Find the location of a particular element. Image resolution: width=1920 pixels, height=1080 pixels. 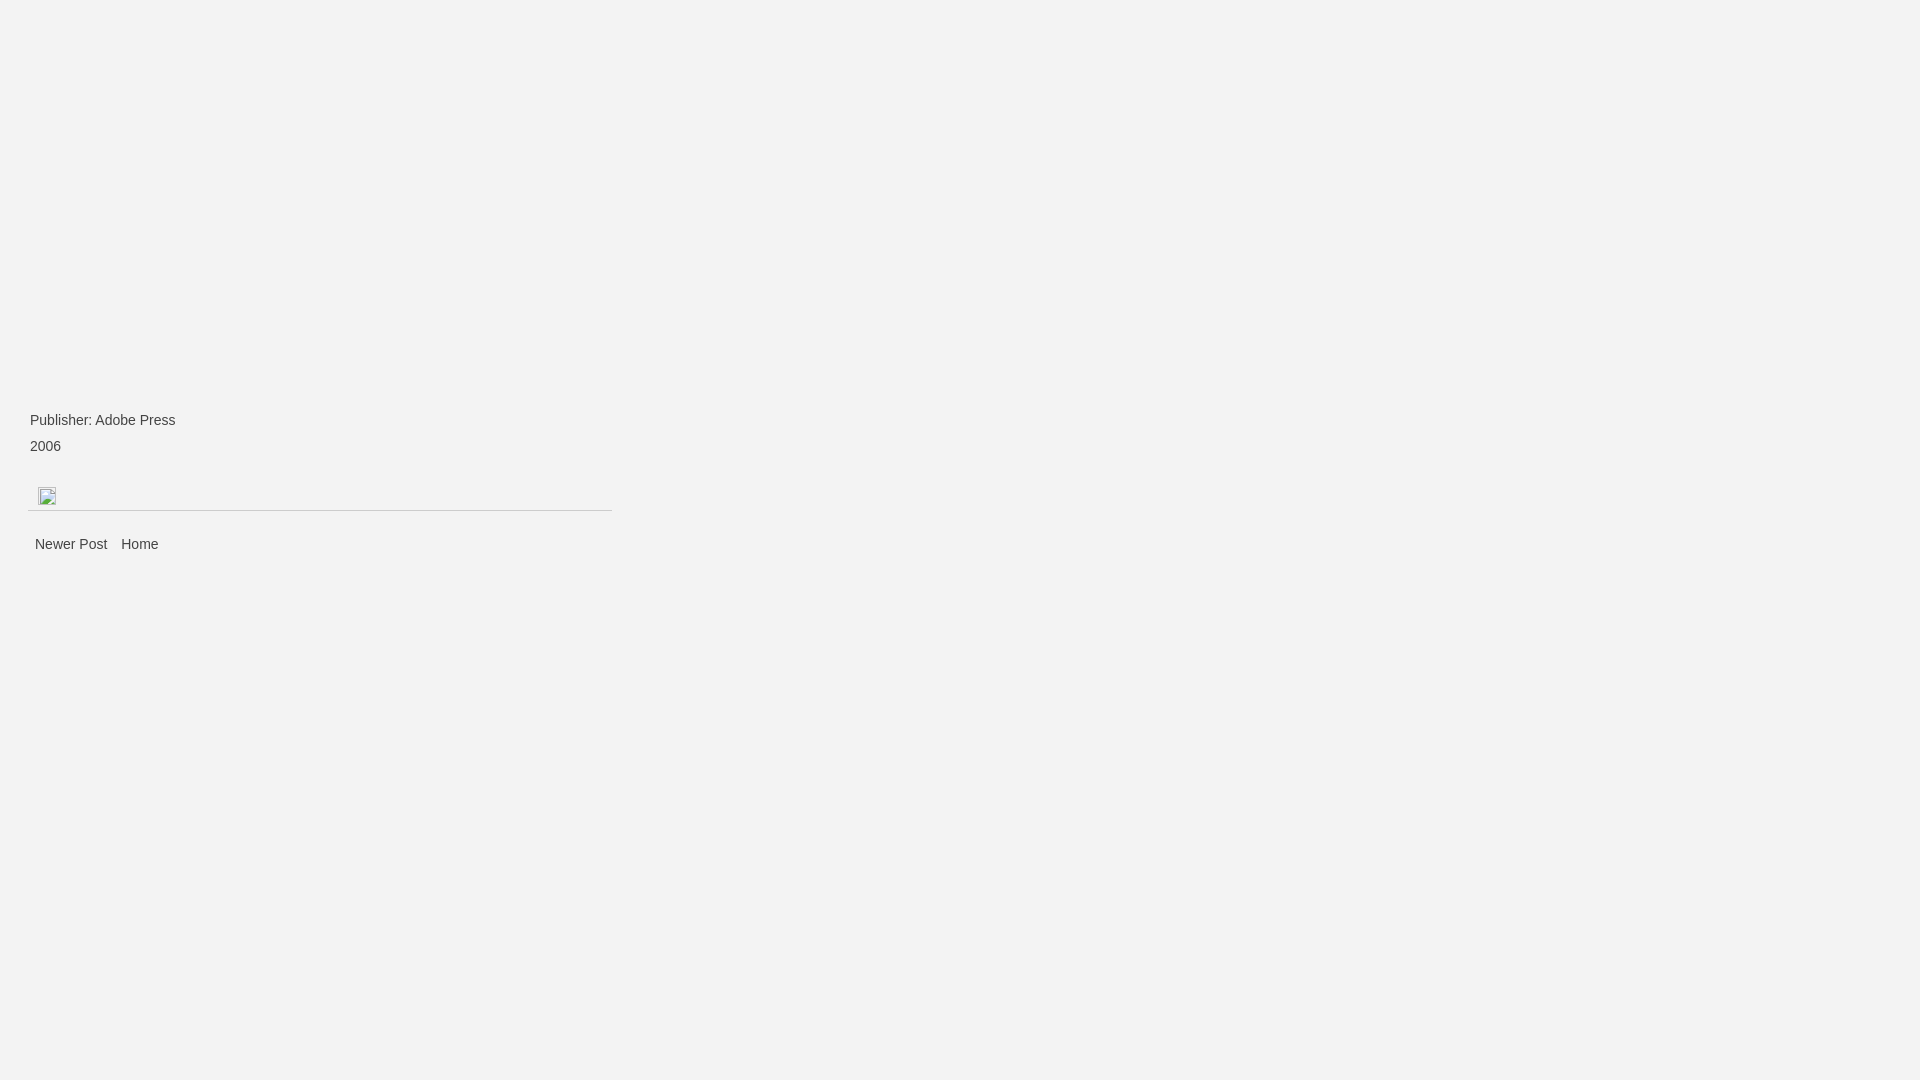

'Newer Post' is located at coordinates (72, 543).